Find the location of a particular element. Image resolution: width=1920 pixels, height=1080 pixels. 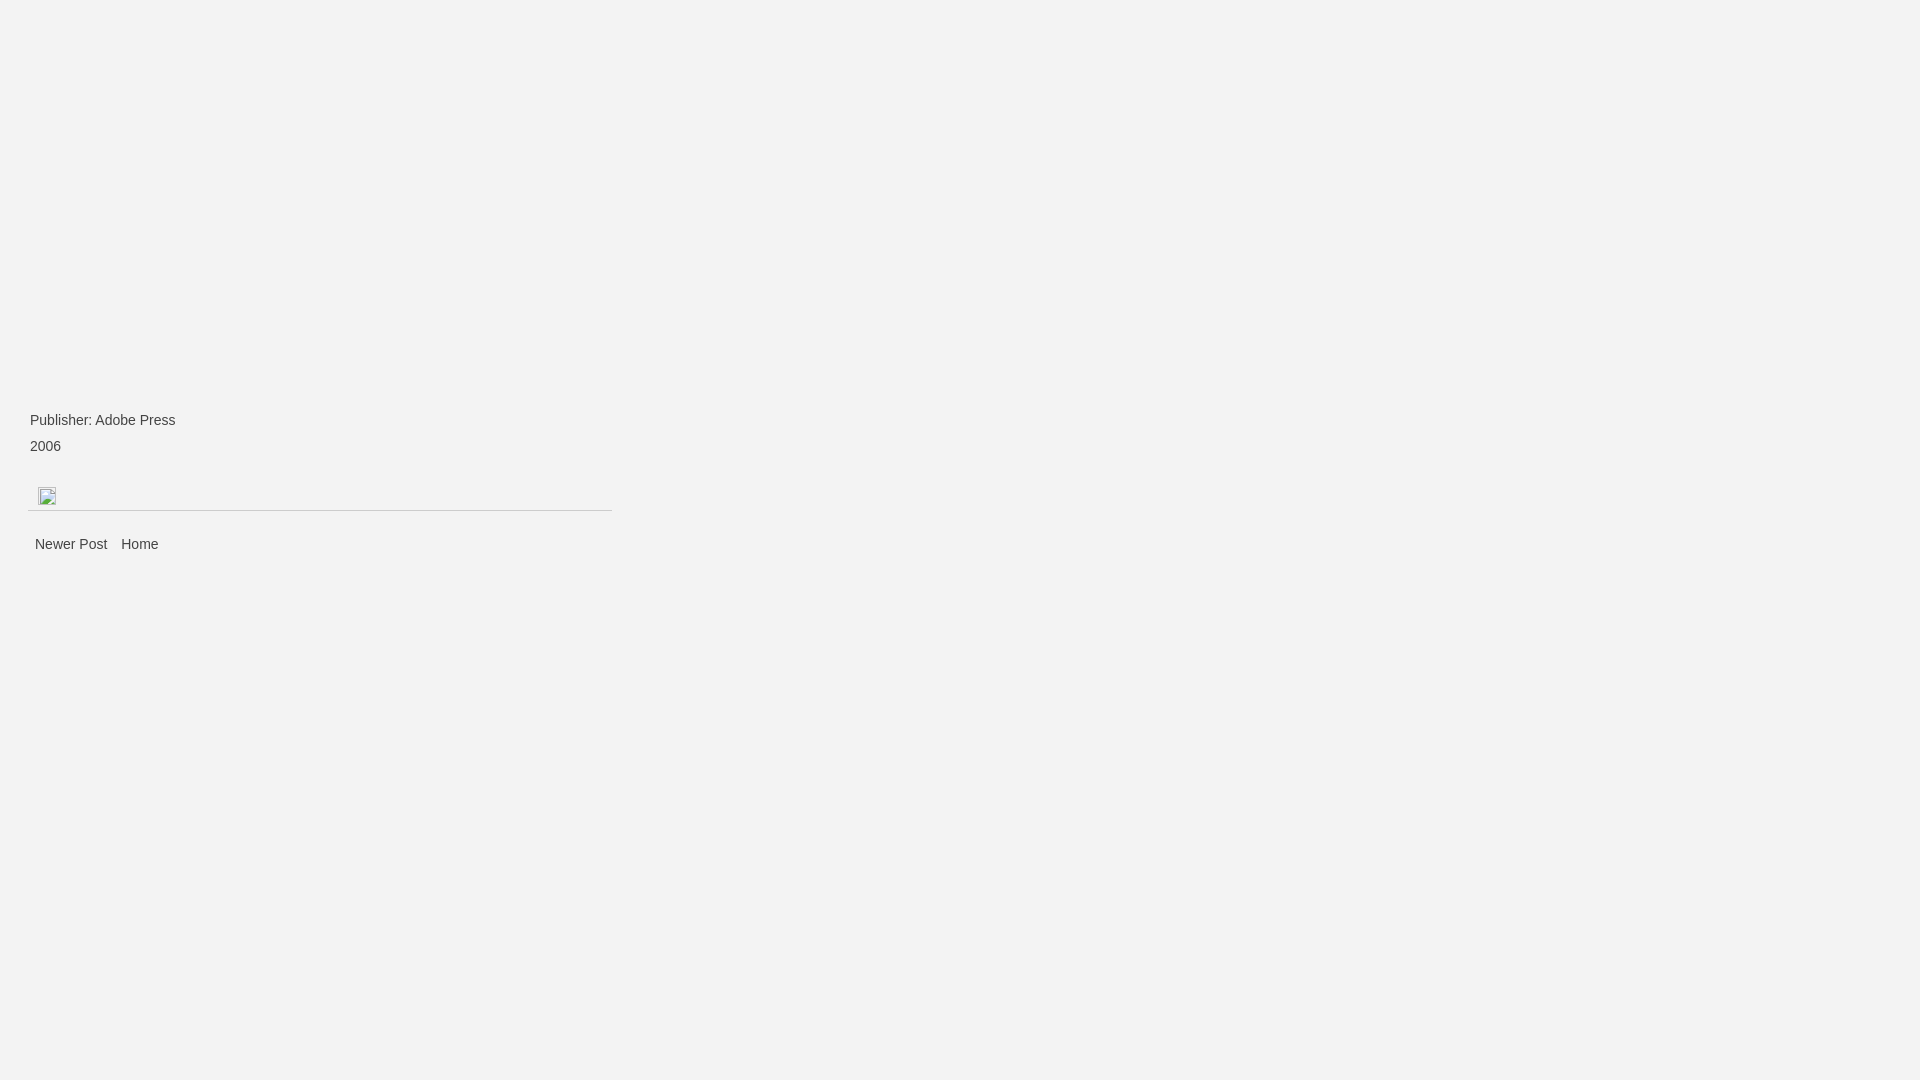

'Newer Post' is located at coordinates (72, 543).